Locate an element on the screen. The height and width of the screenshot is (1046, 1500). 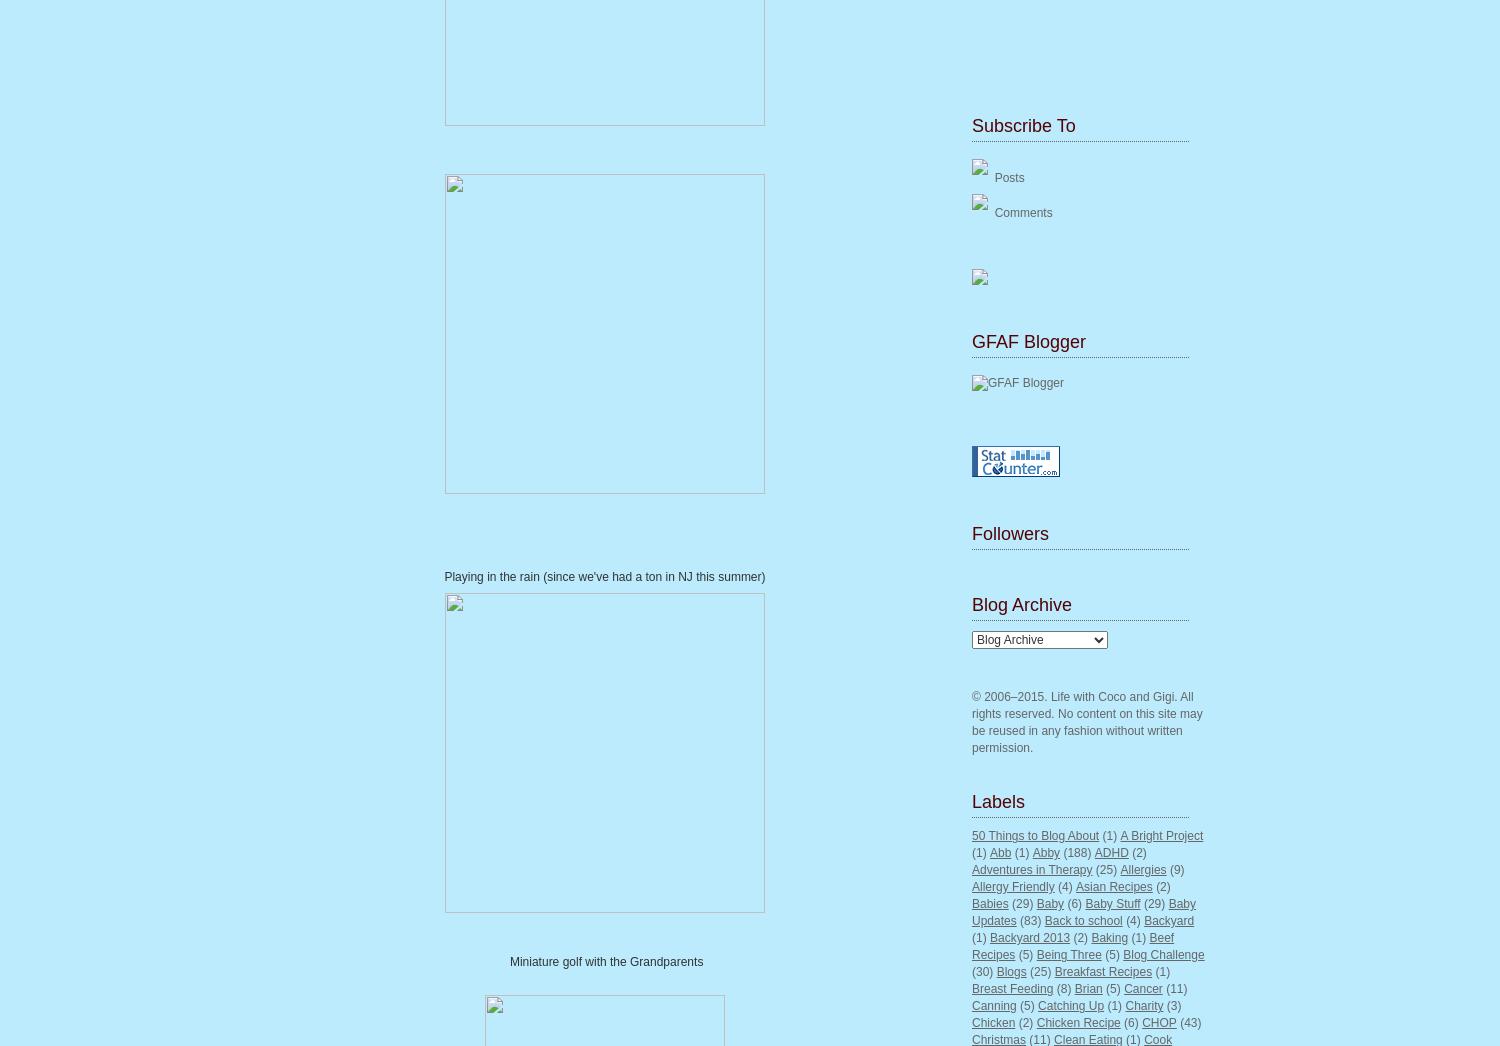
'Beef Recipes' is located at coordinates (1071, 945).